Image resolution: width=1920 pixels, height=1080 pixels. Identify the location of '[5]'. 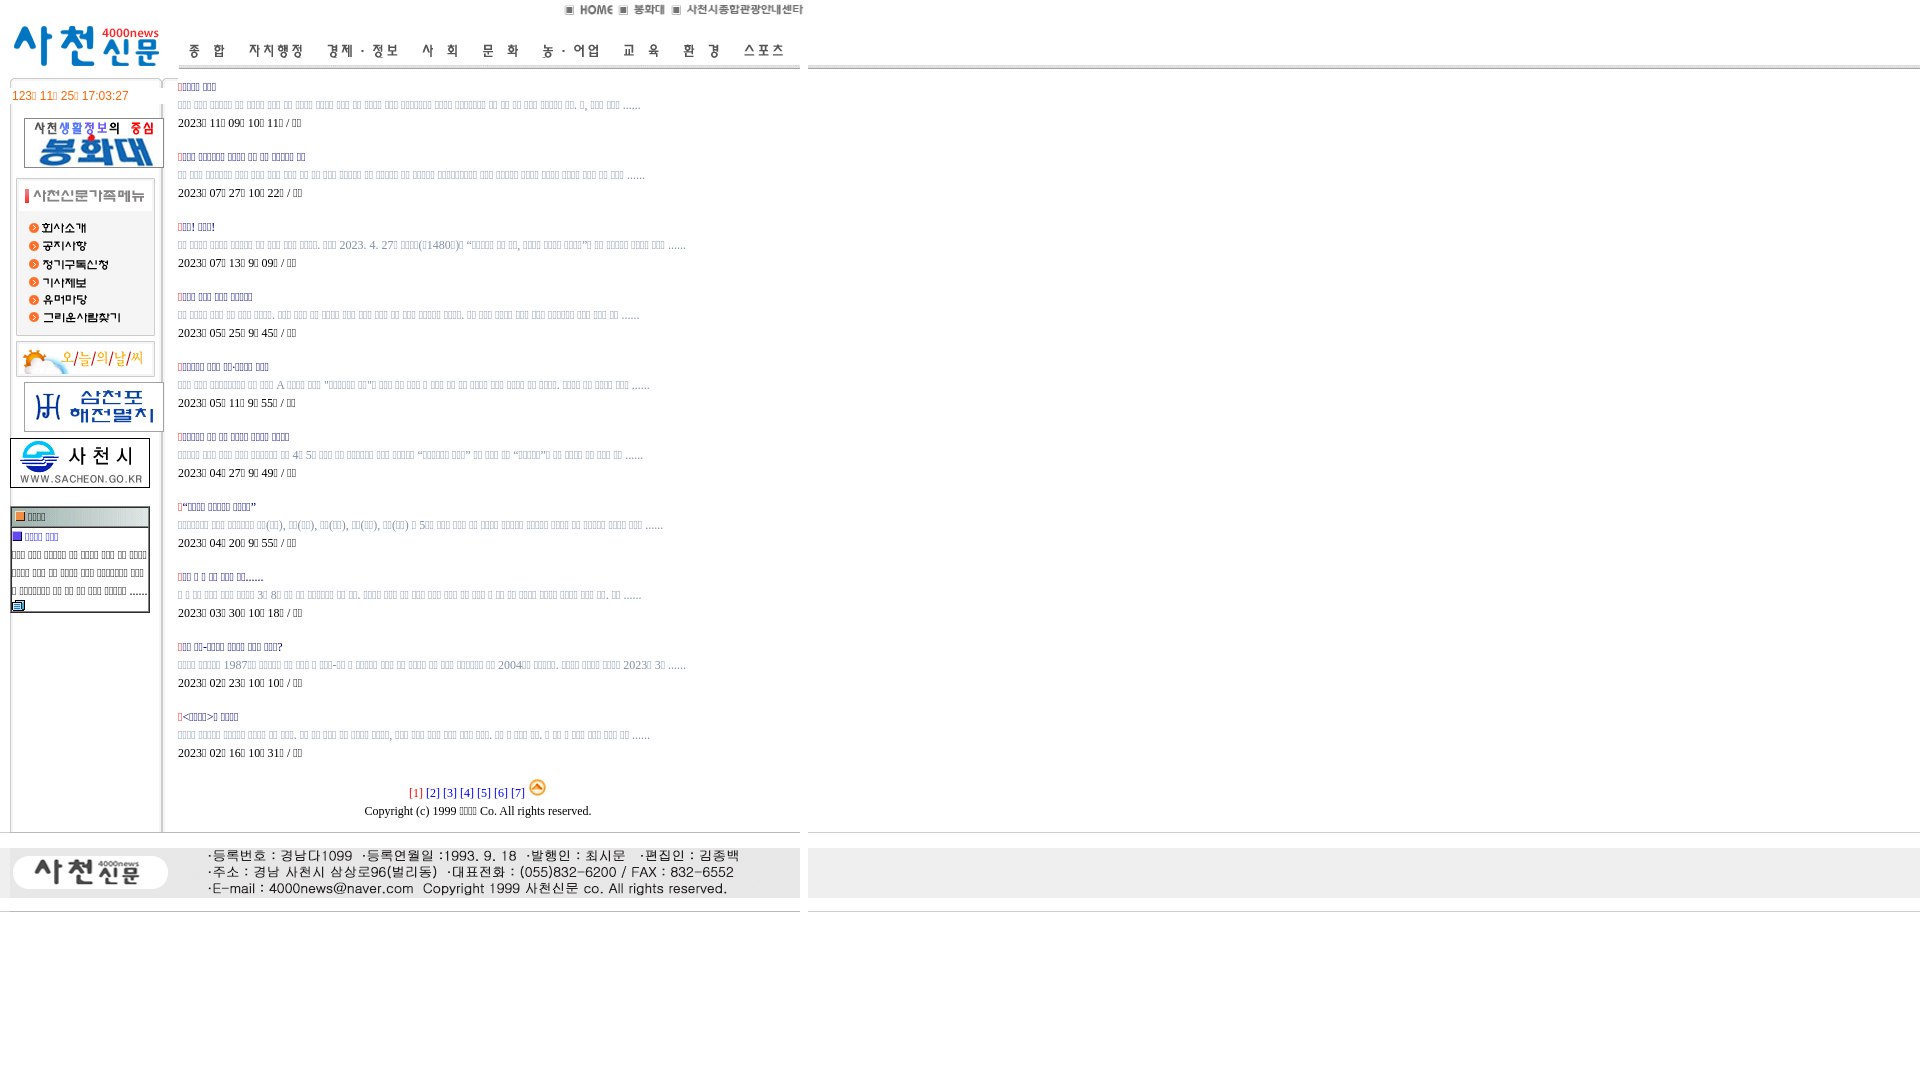
(484, 792).